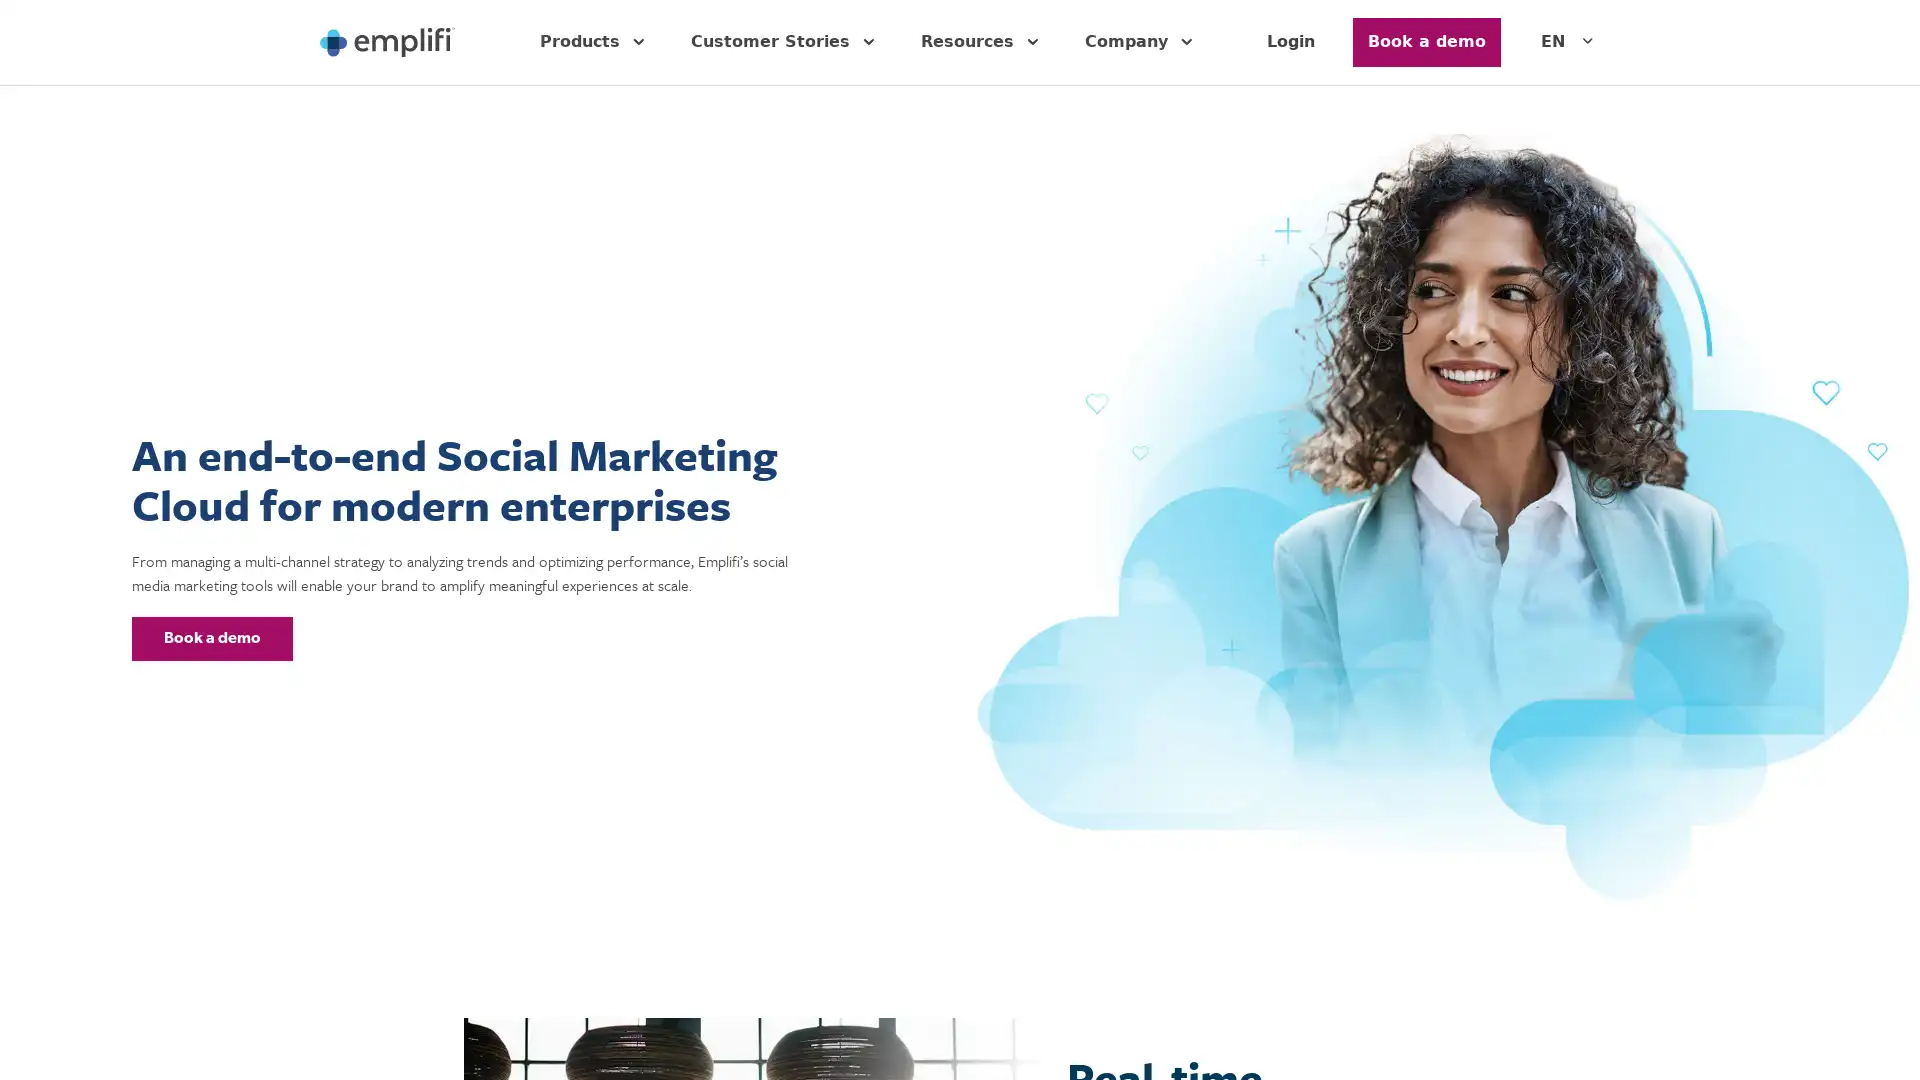  What do you see at coordinates (594, 42) in the screenshot?
I see `Products` at bounding box center [594, 42].